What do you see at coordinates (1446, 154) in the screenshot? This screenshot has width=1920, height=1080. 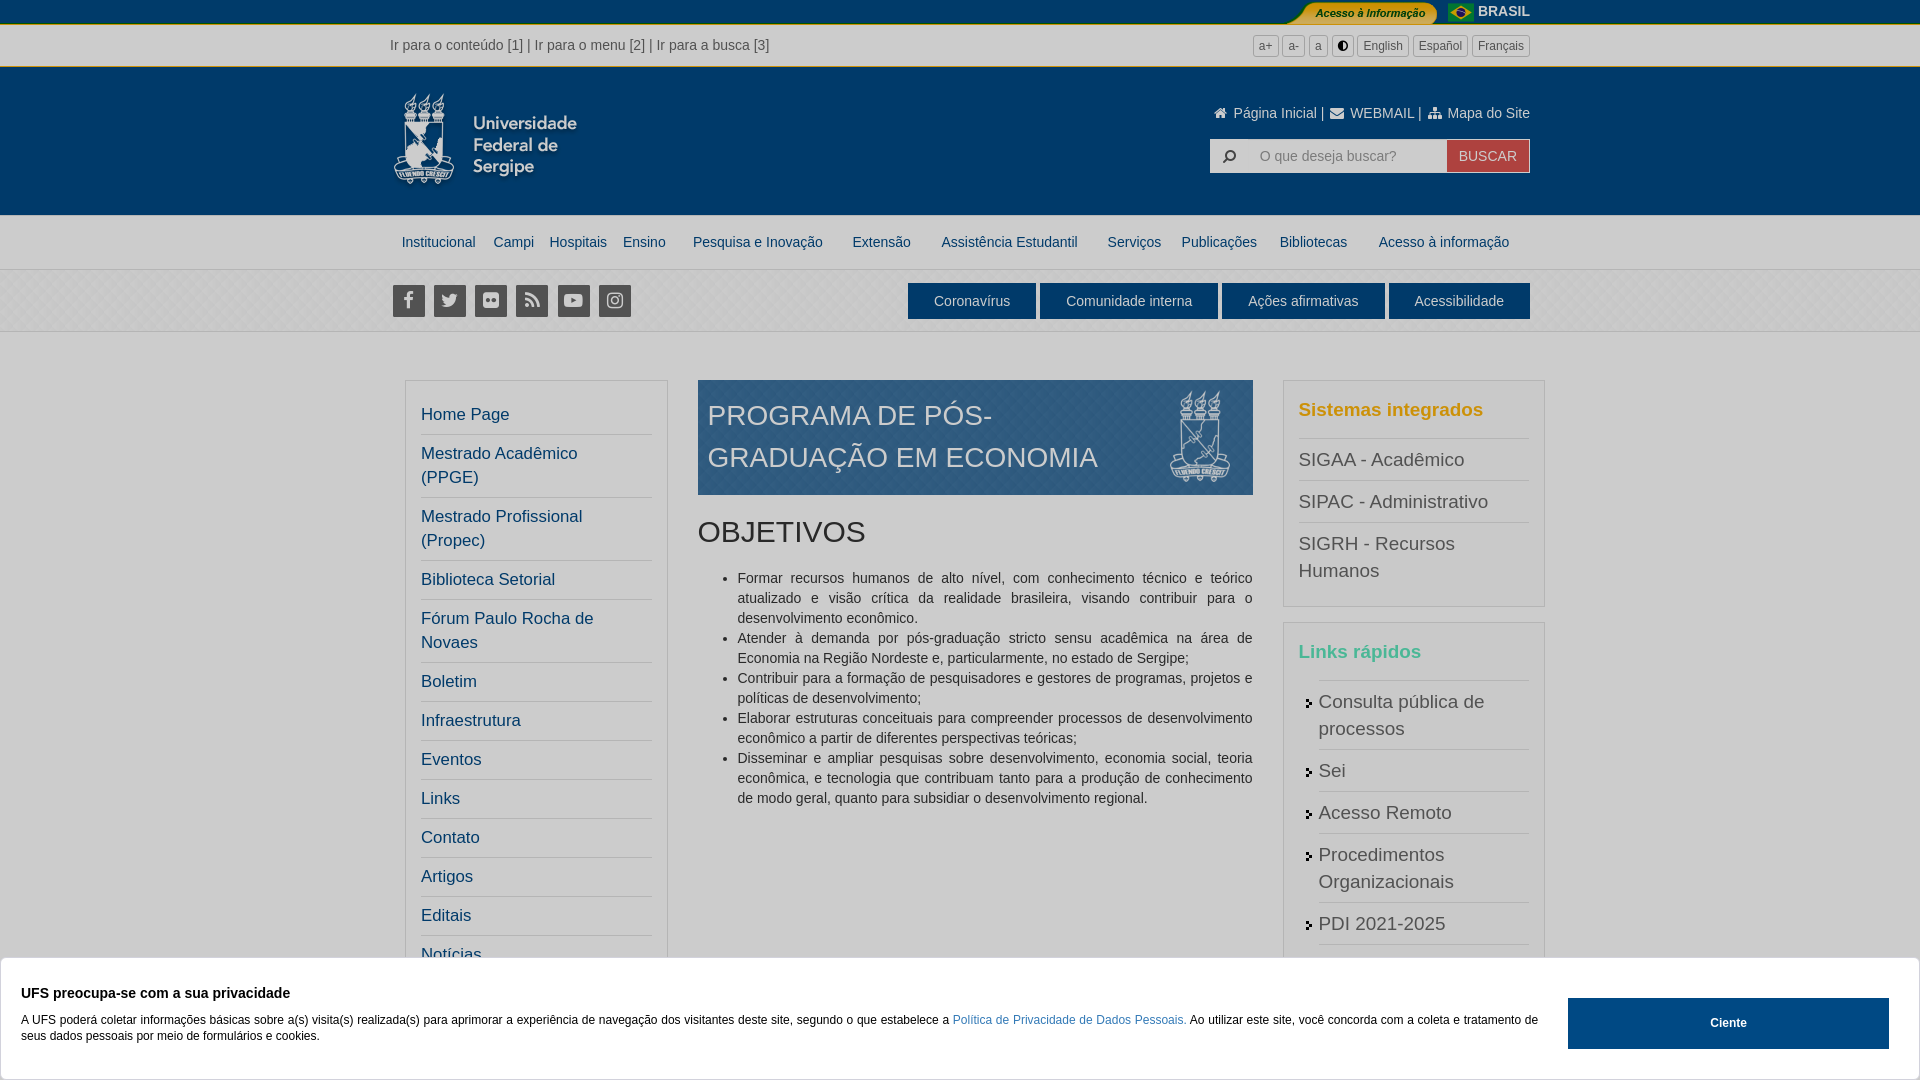 I see `'BUSCAR'` at bounding box center [1446, 154].